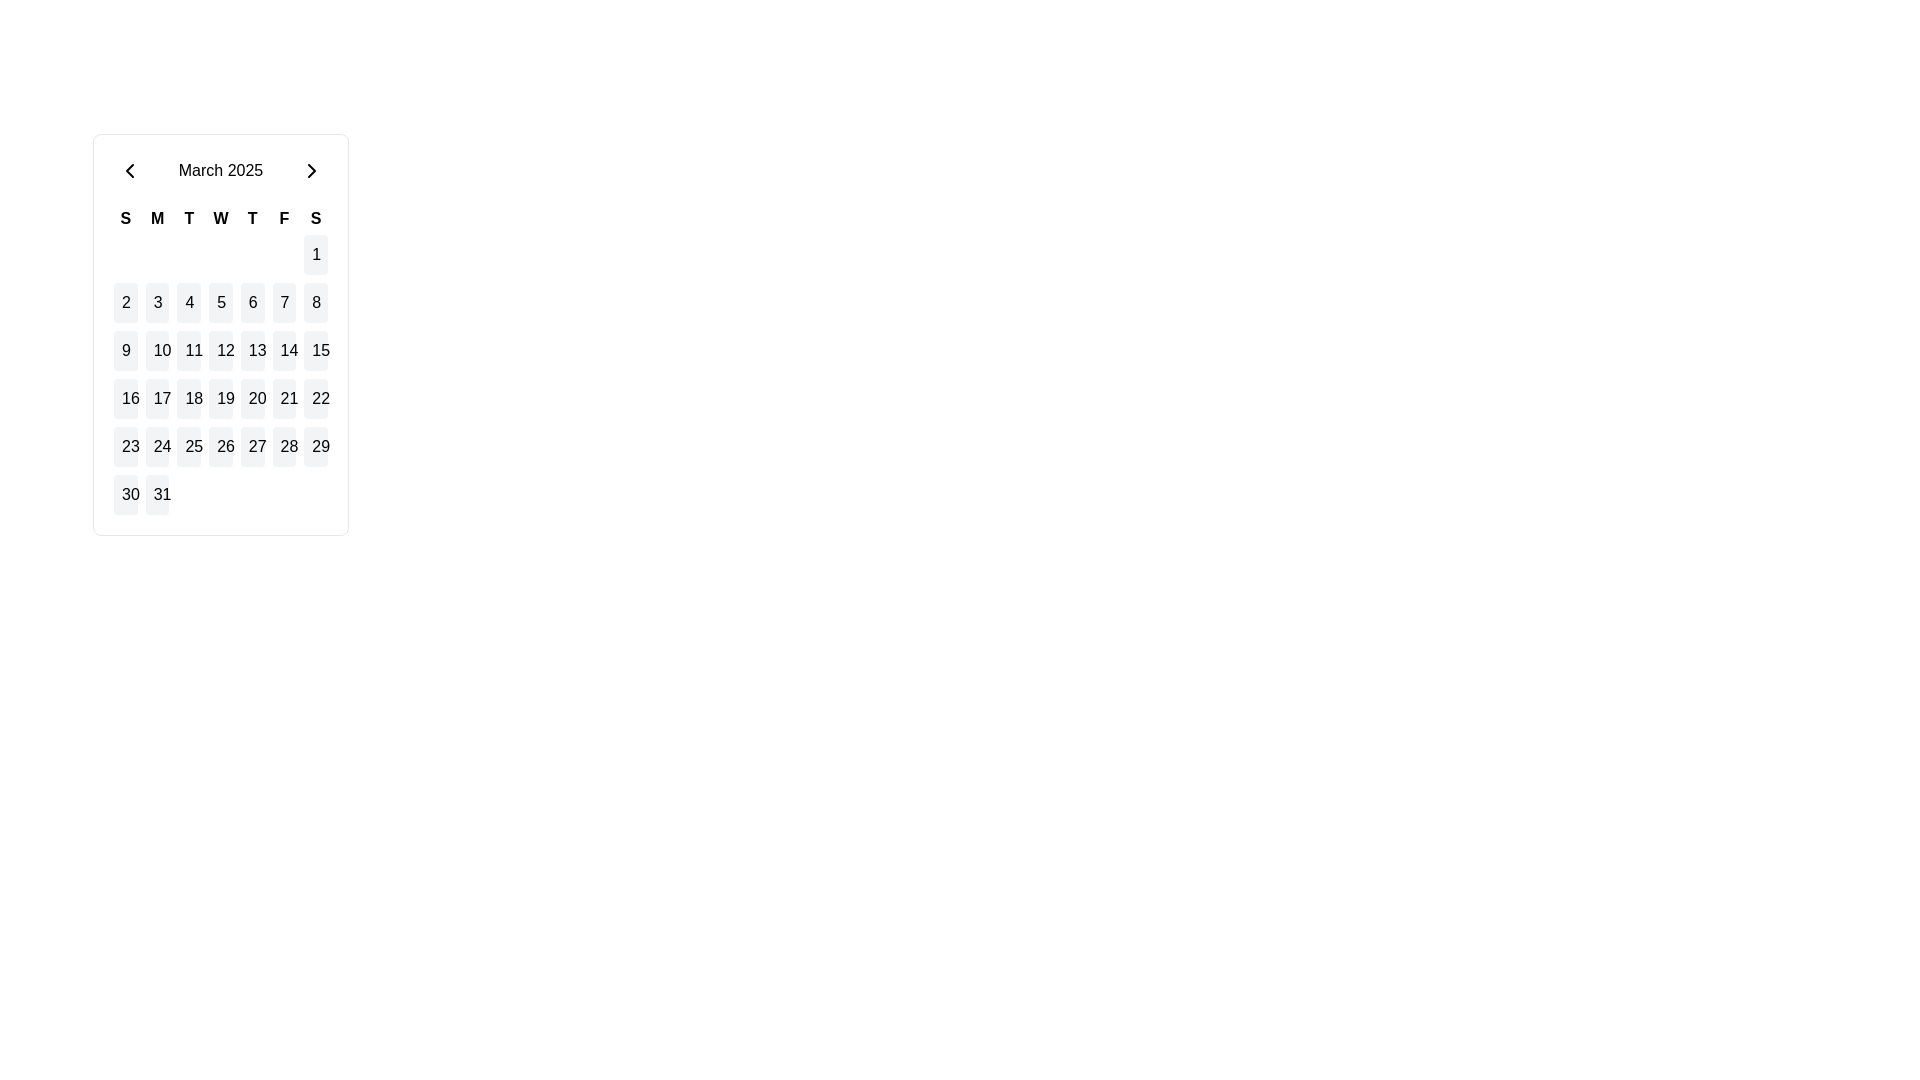 This screenshot has height=1080, width=1920. Describe the element at coordinates (156, 219) in the screenshot. I see `the 'M' text label representing Monday in the weekly calendar grid, which is the second item in the first row of bold weekday initials` at that location.